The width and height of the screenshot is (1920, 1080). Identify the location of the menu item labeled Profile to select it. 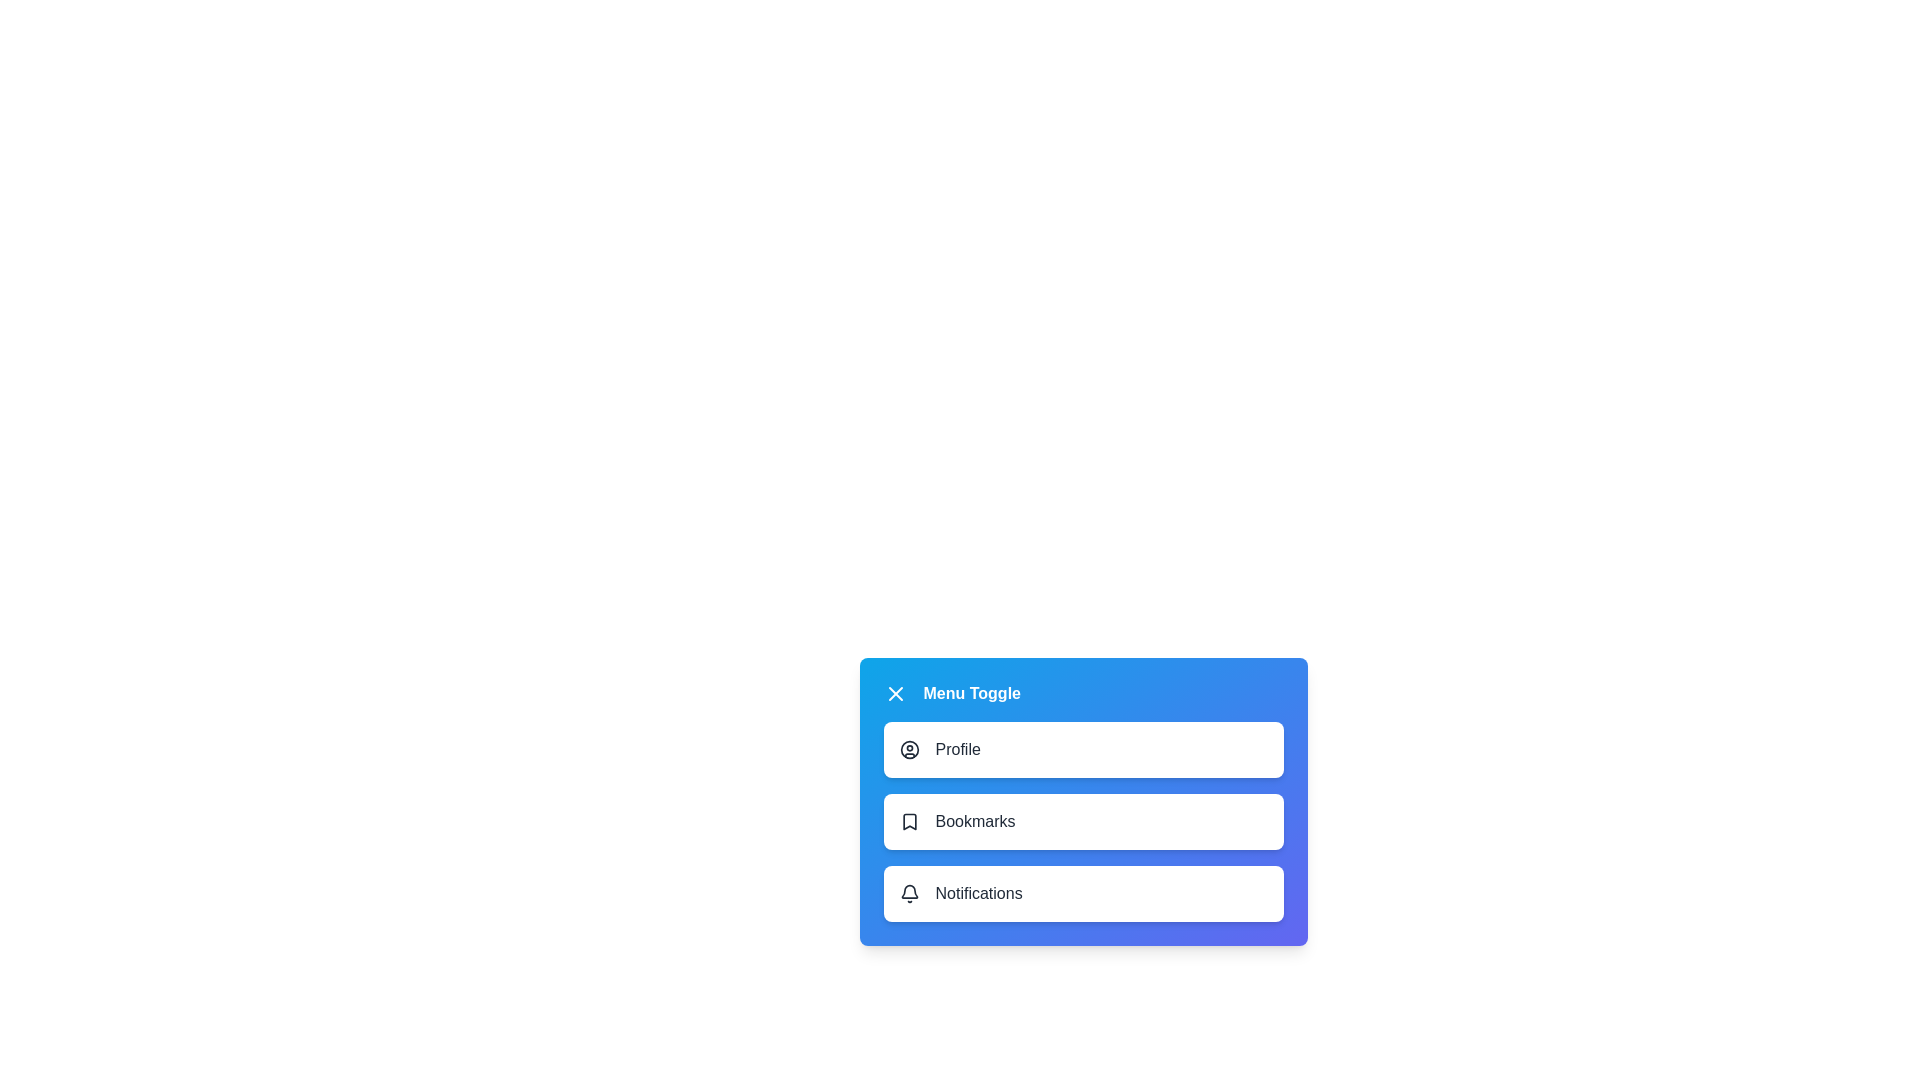
(1082, 749).